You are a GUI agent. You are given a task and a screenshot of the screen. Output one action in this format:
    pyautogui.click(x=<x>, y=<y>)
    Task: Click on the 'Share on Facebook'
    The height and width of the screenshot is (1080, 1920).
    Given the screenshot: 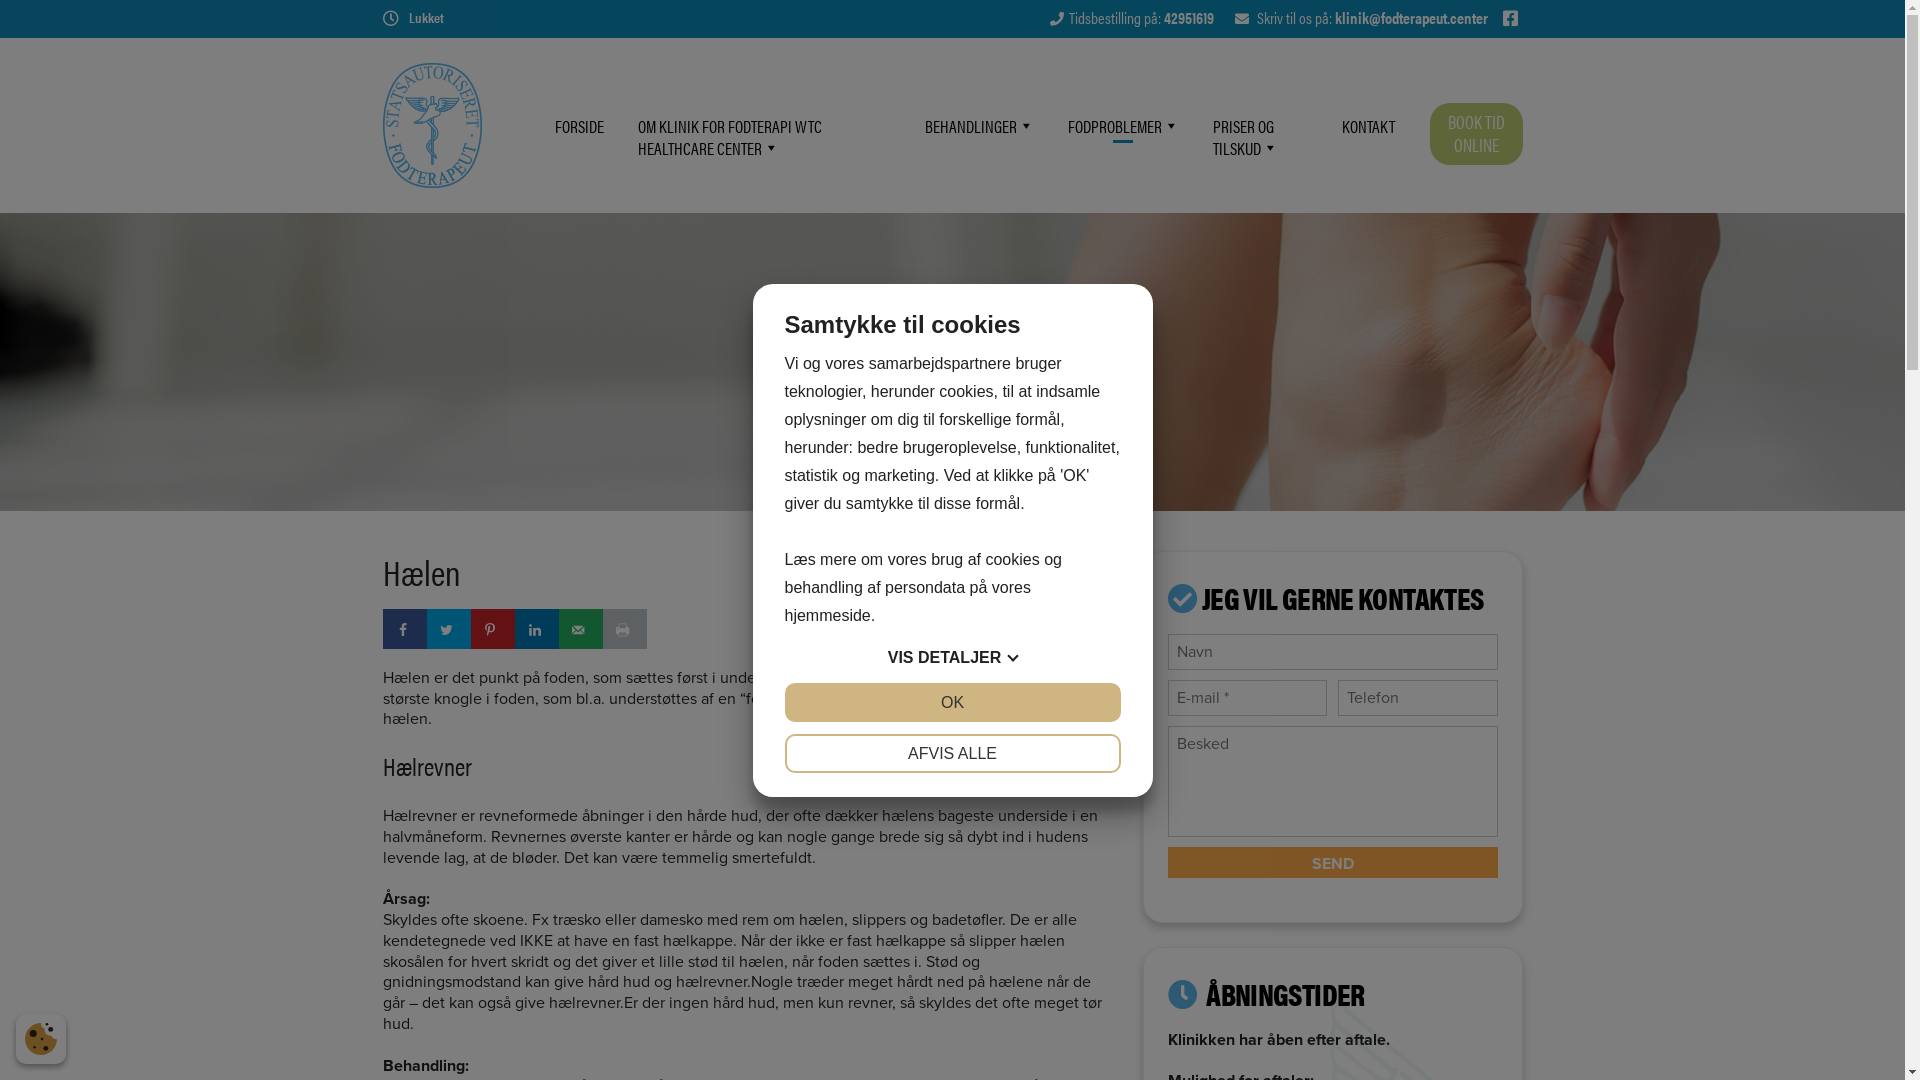 What is the action you would take?
    pyautogui.click(x=402, y=627)
    